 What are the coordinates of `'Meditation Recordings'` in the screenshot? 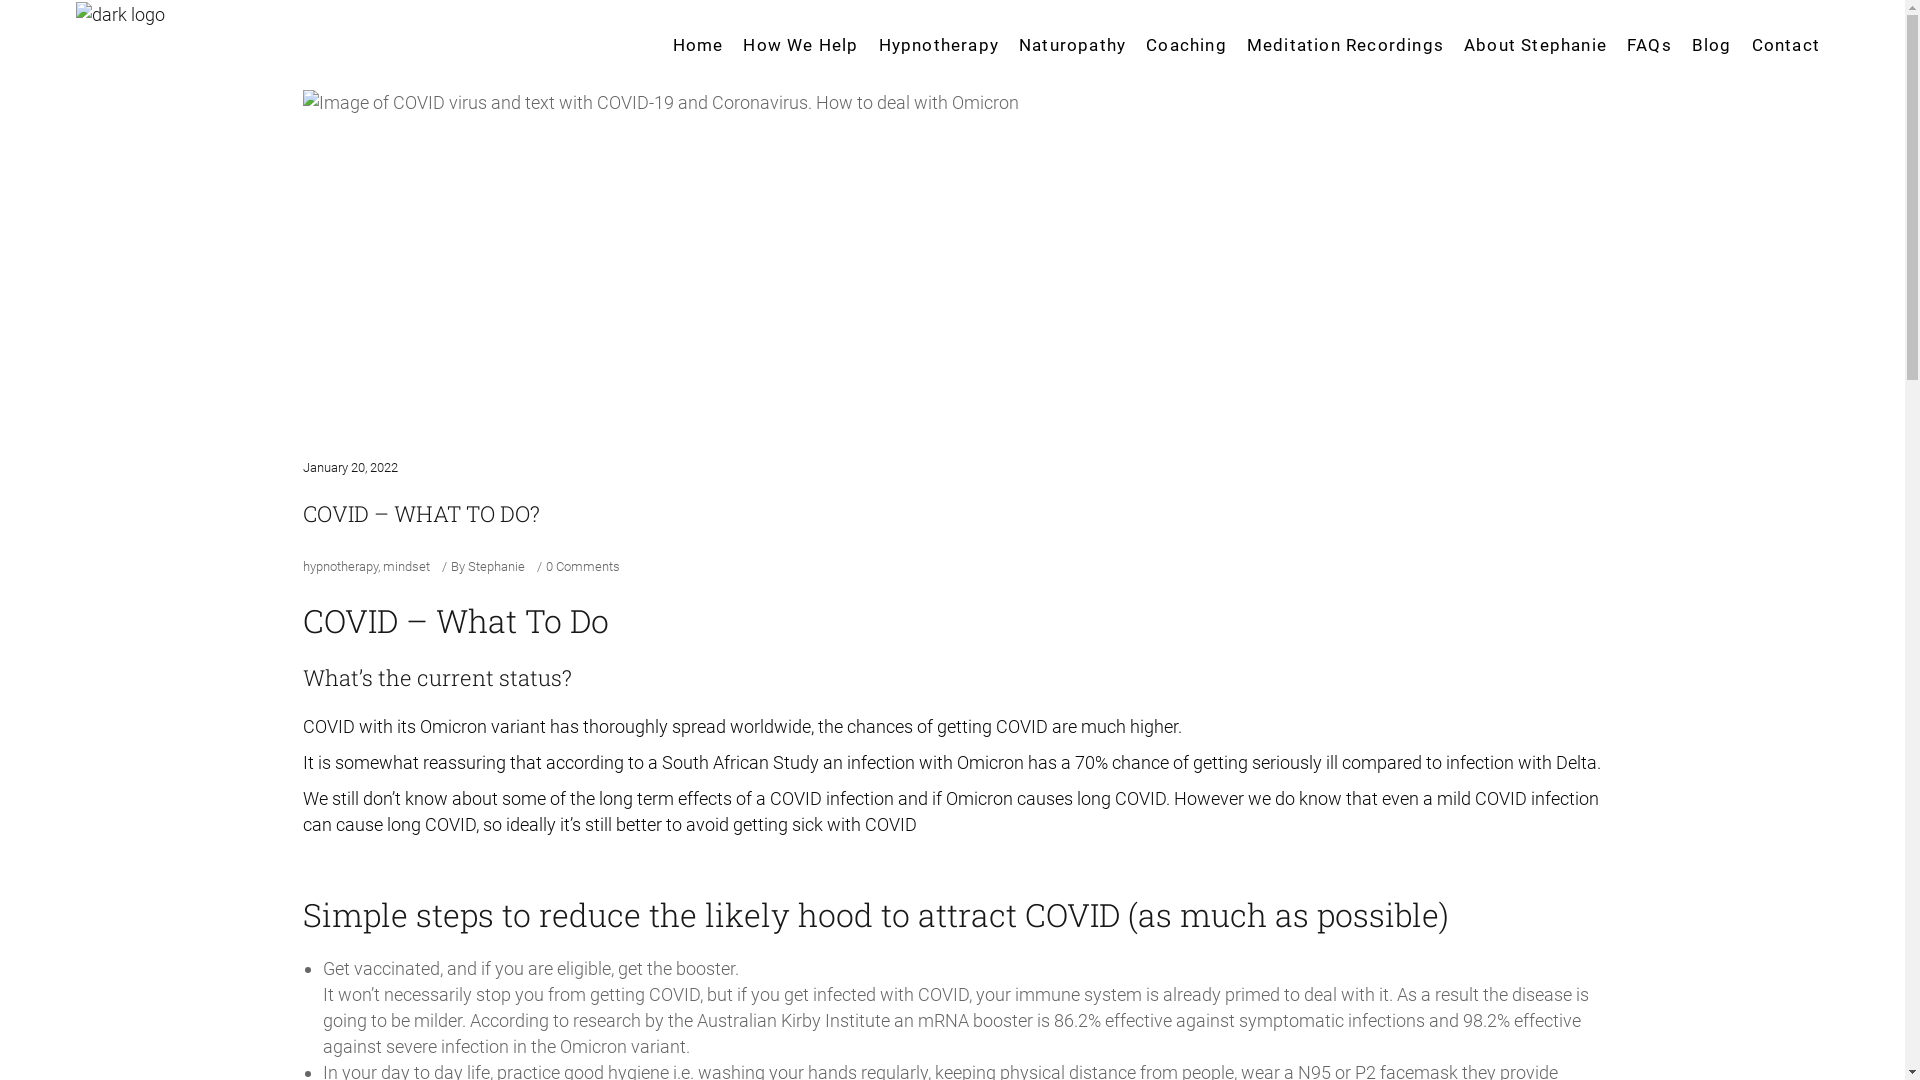 It's located at (1345, 45).